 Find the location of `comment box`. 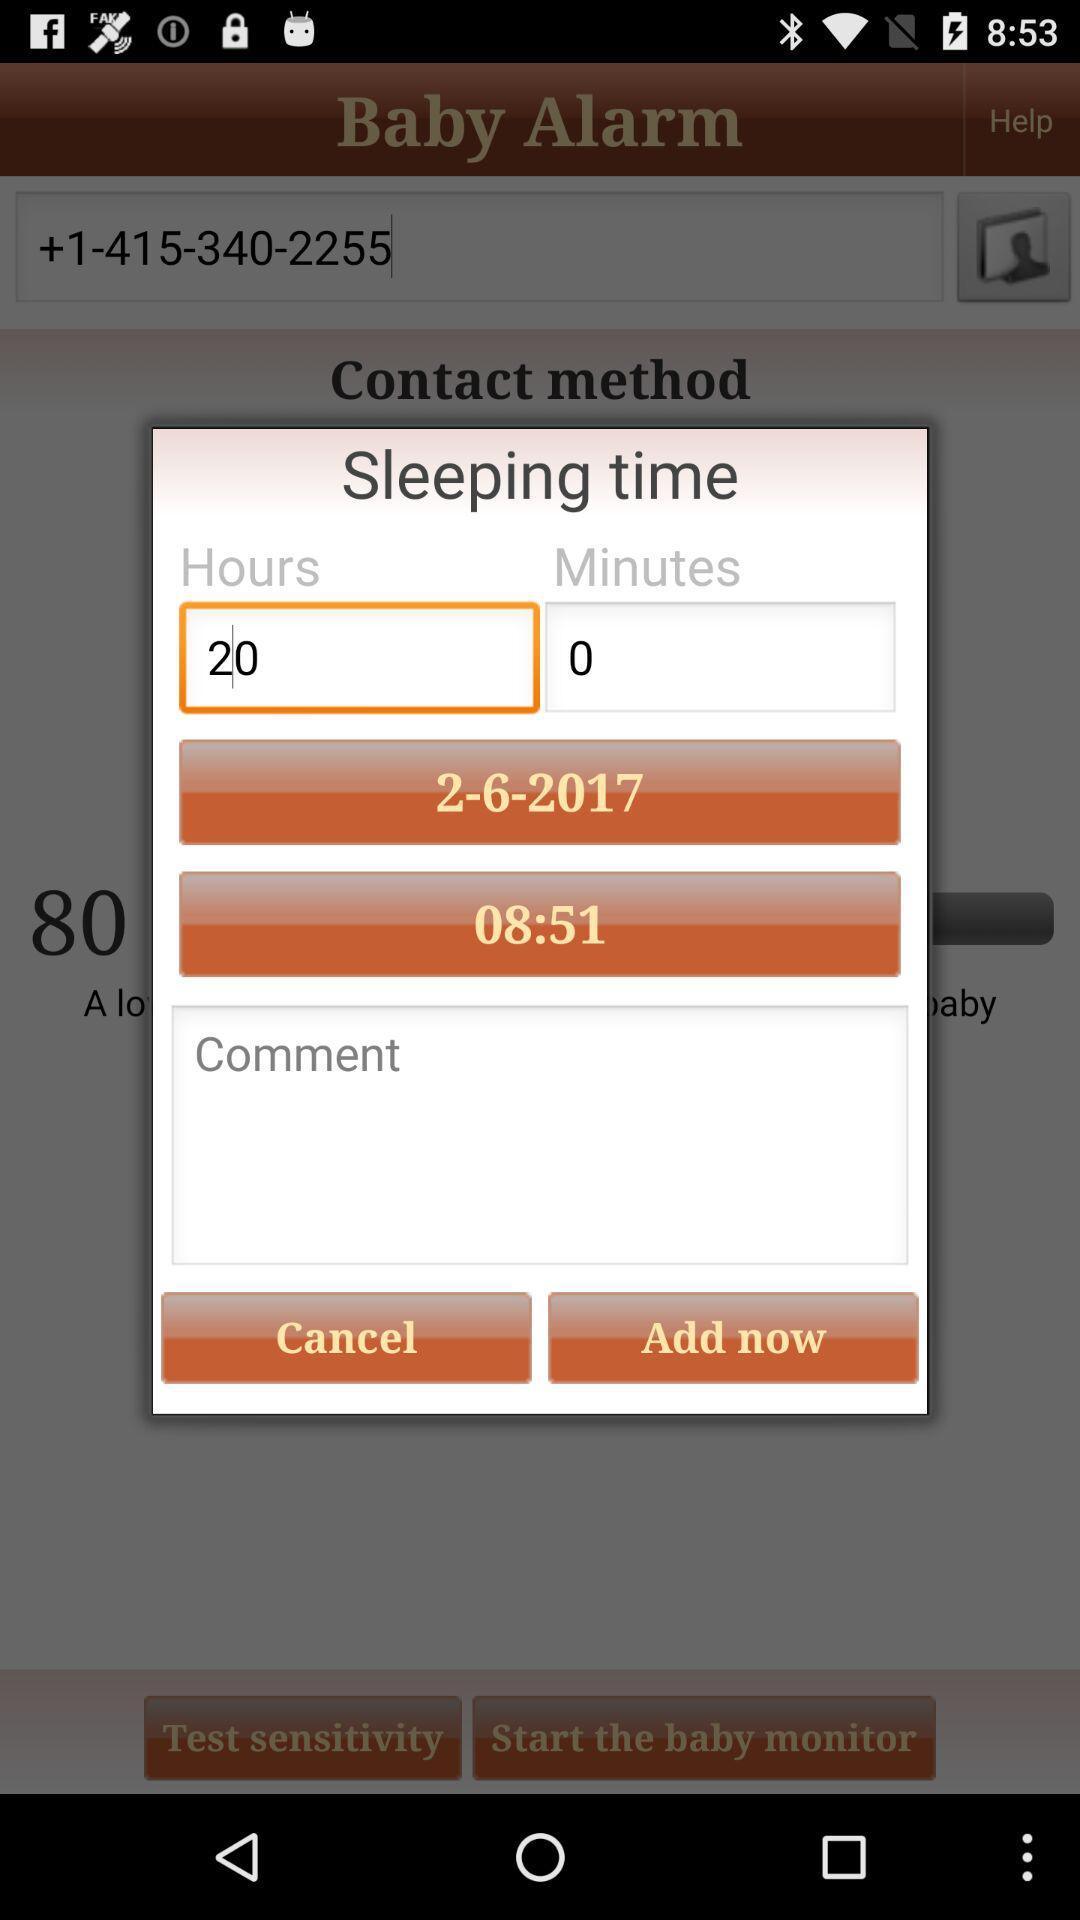

comment box is located at coordinates (540, 1141).